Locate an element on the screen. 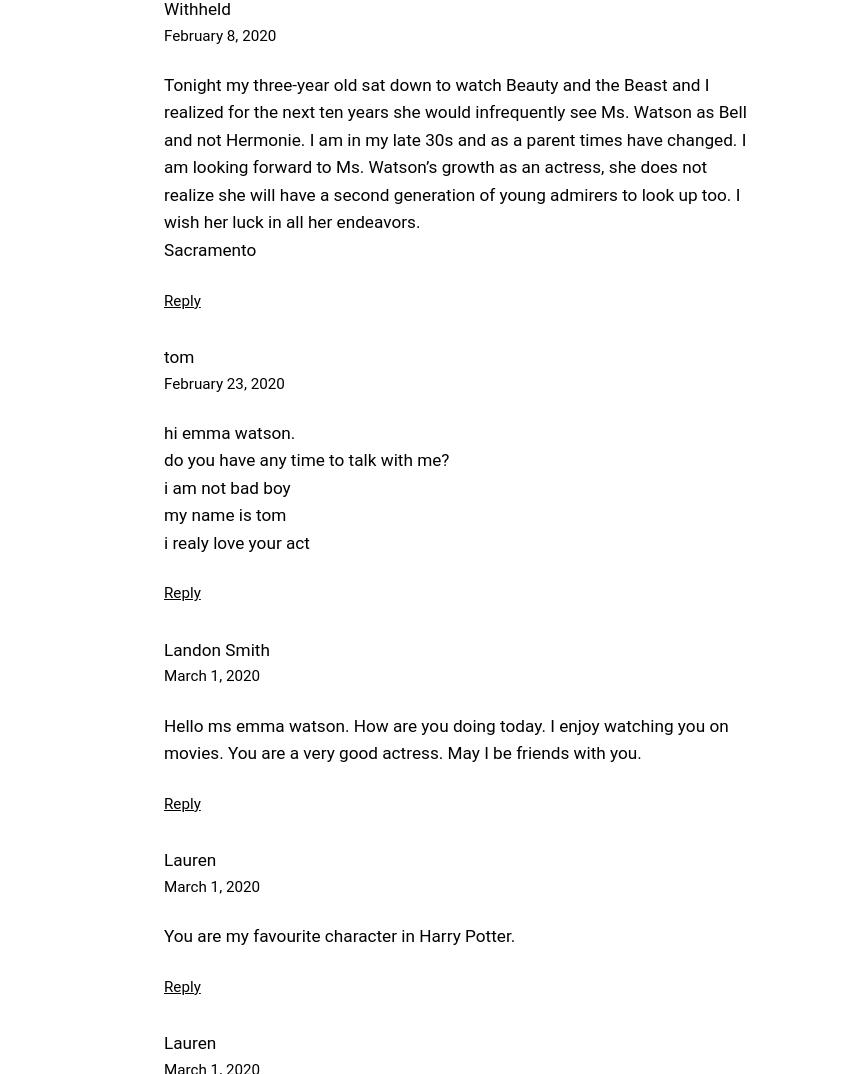  'i realy love your act' is located at coordinates (236, 541).